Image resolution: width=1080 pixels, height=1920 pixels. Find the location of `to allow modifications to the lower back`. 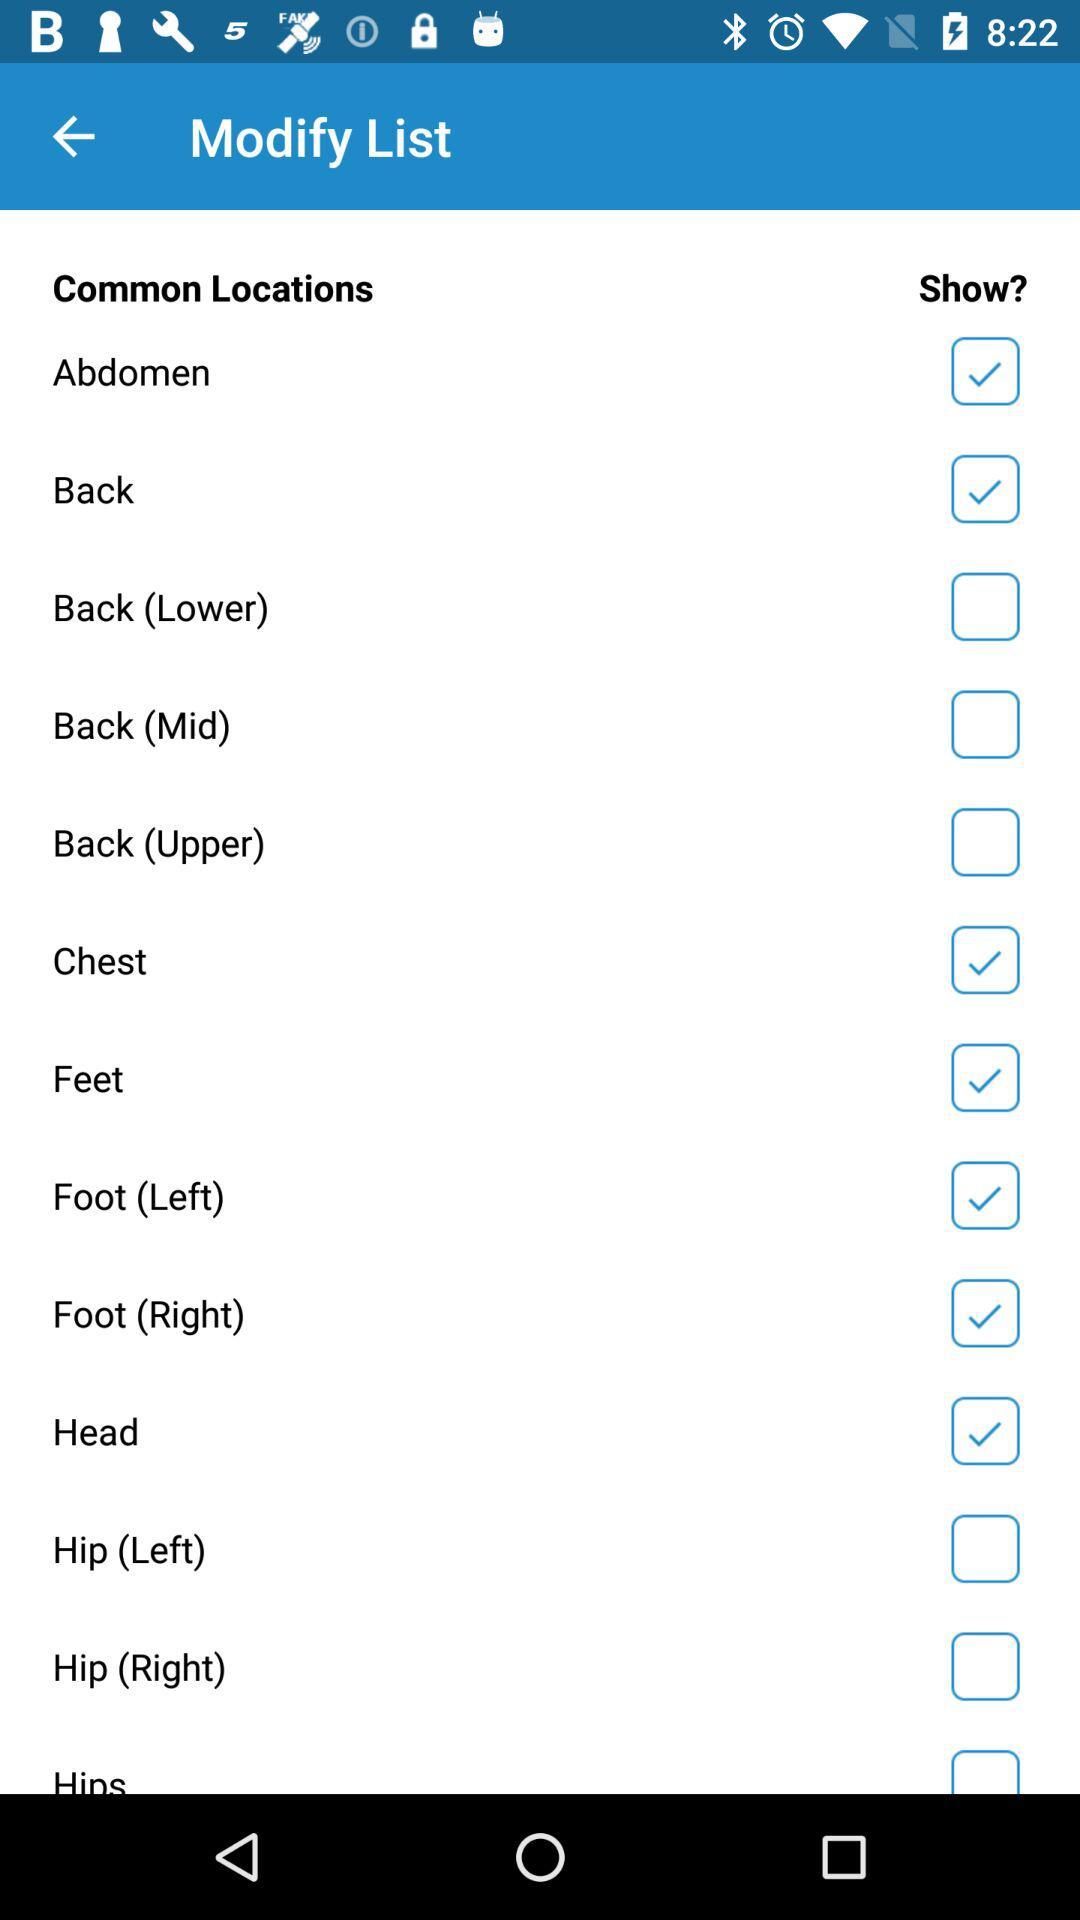

to allow modifications to the lower back is located at coordinates (984, 605).